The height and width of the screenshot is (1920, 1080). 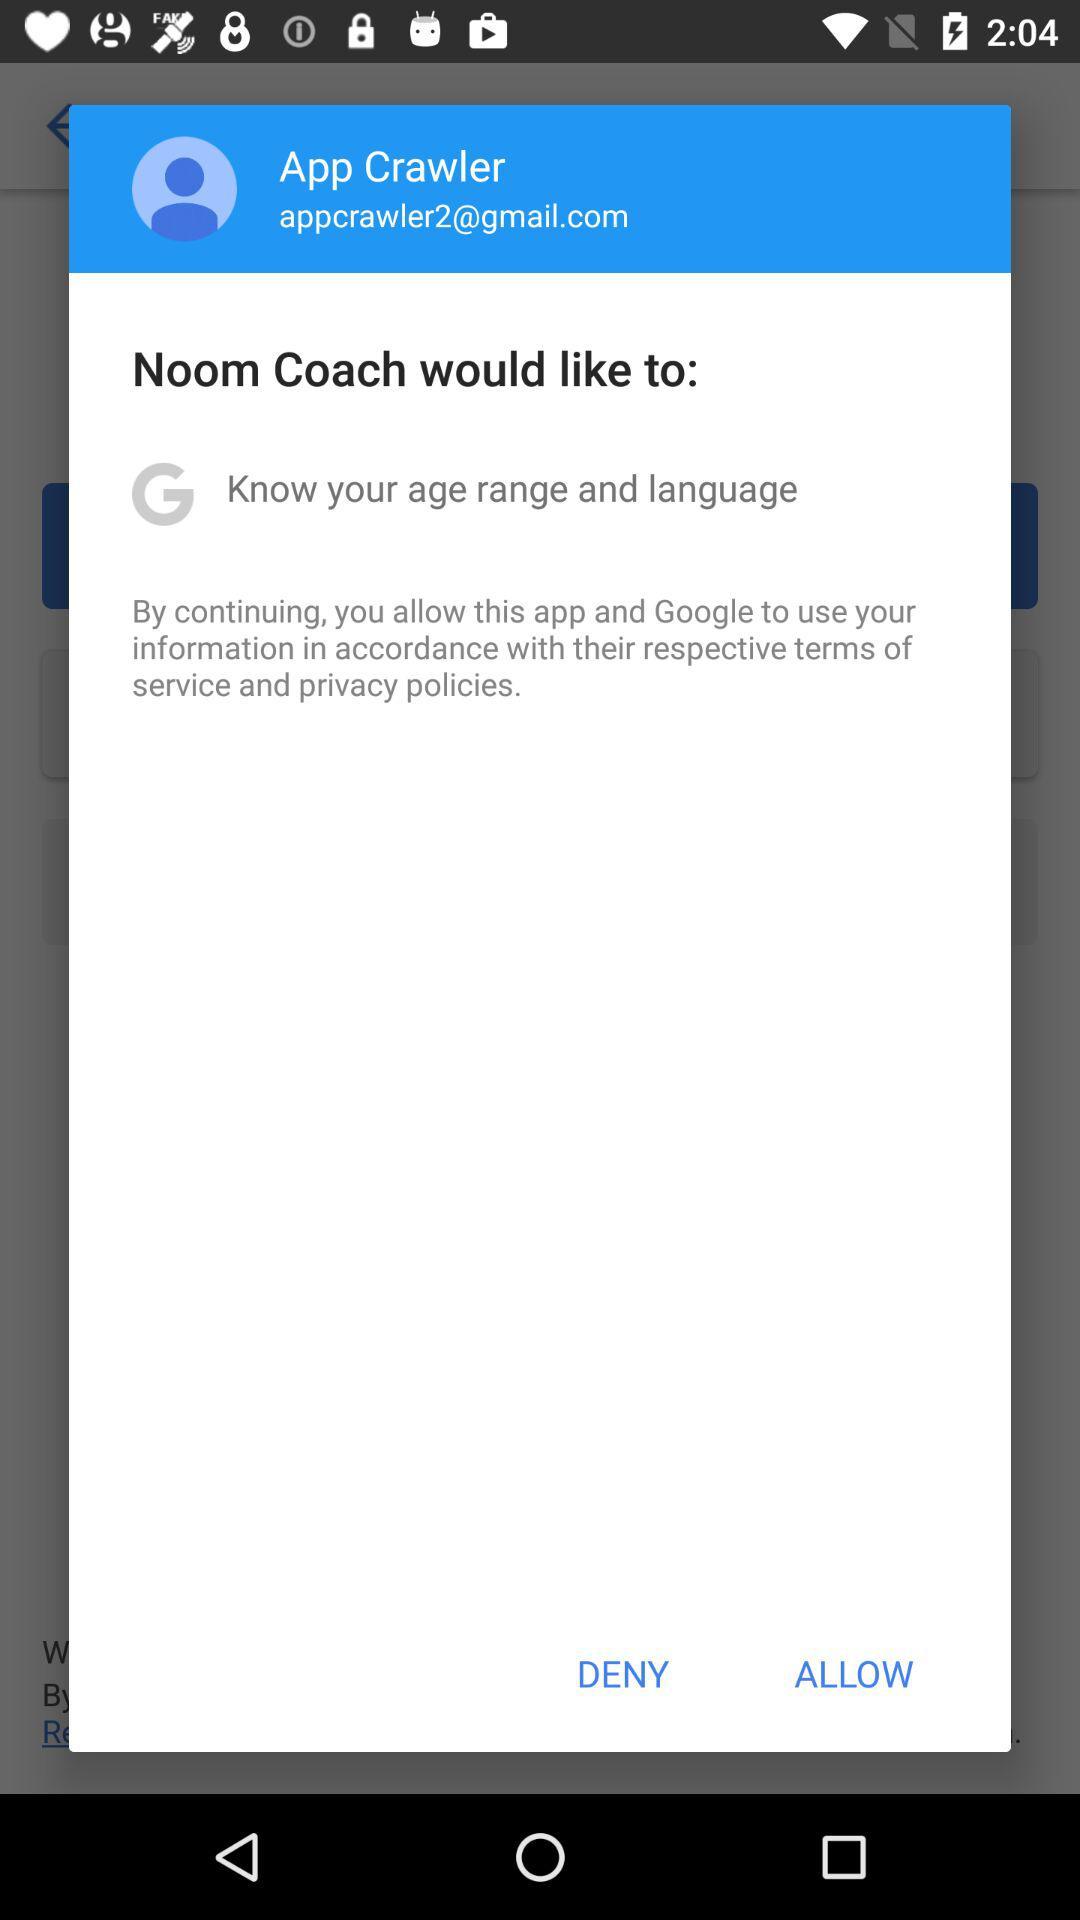 I want to click on the app above the noom coach would app, so click(x=454, y=214).